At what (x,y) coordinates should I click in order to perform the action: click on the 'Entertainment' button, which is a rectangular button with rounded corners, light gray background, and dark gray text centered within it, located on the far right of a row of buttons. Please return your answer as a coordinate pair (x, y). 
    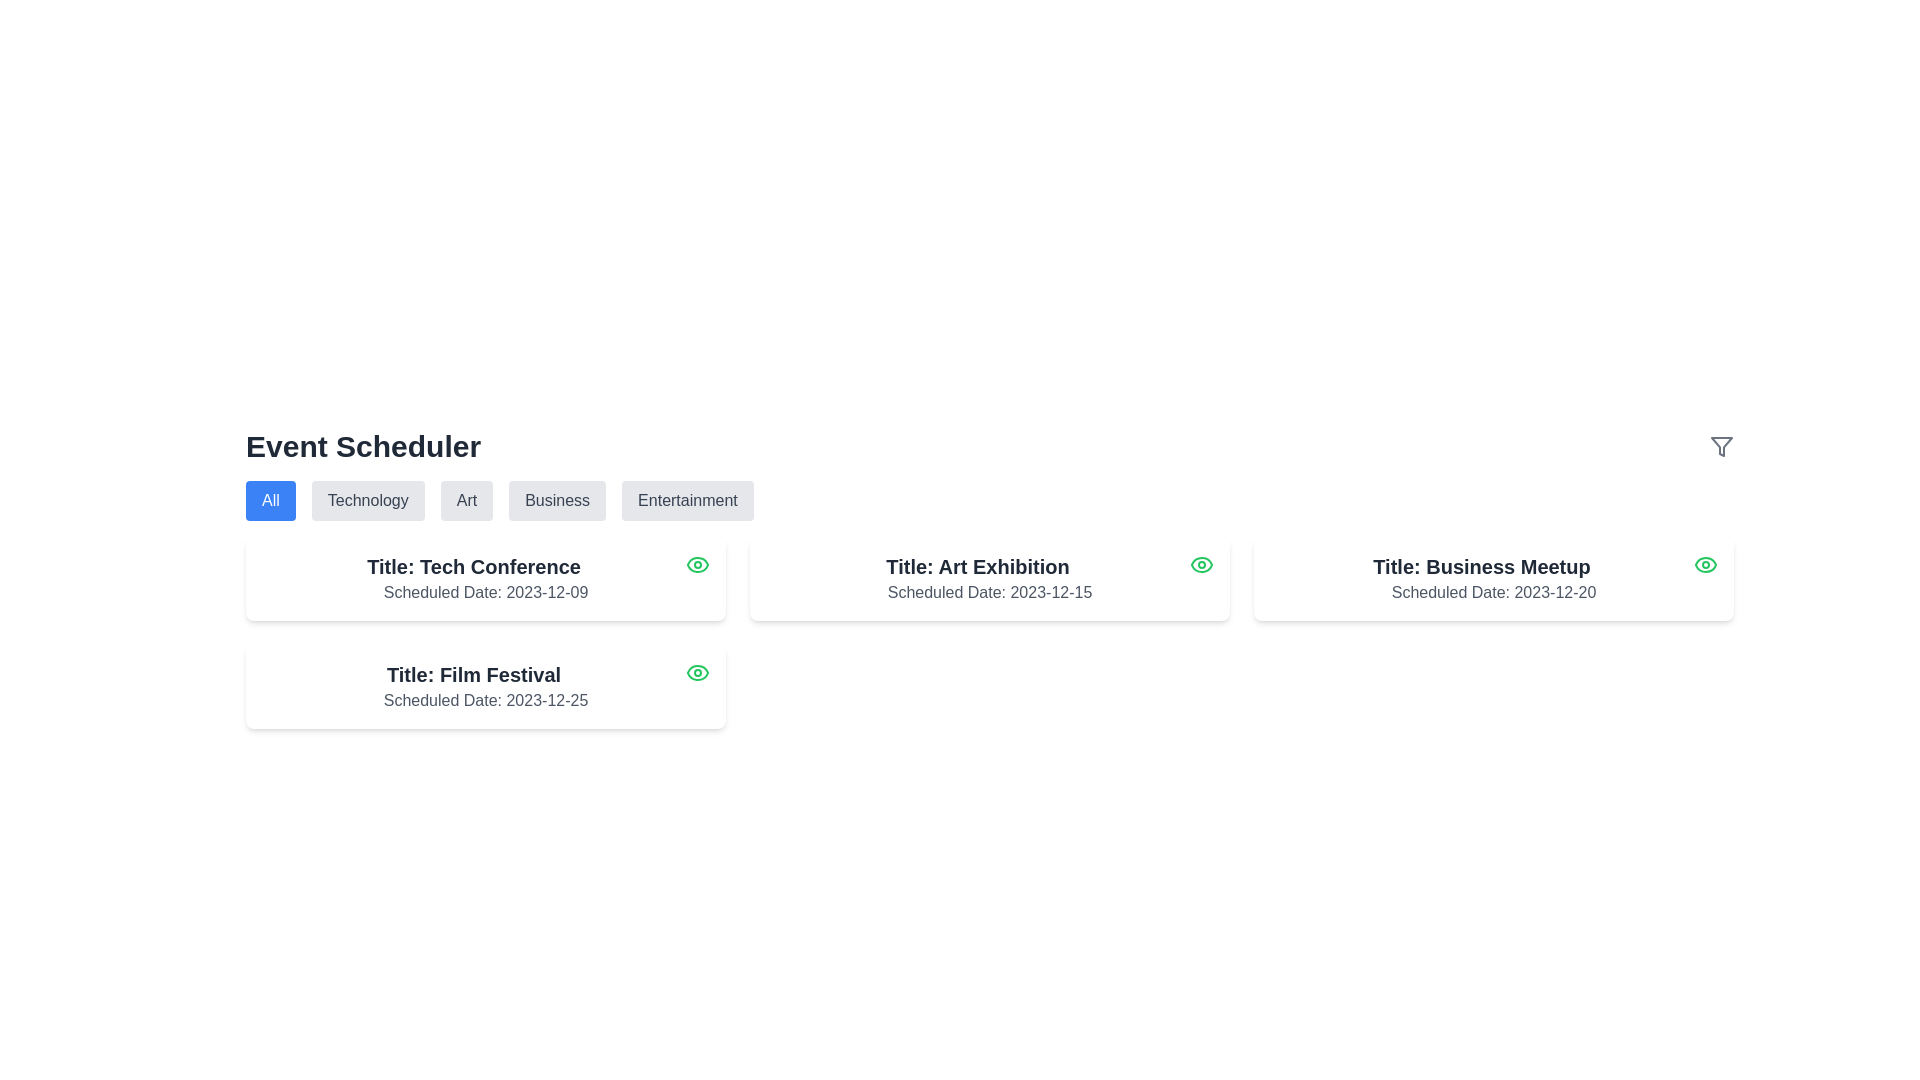
    Looking at the image, I should click on (687, 500).